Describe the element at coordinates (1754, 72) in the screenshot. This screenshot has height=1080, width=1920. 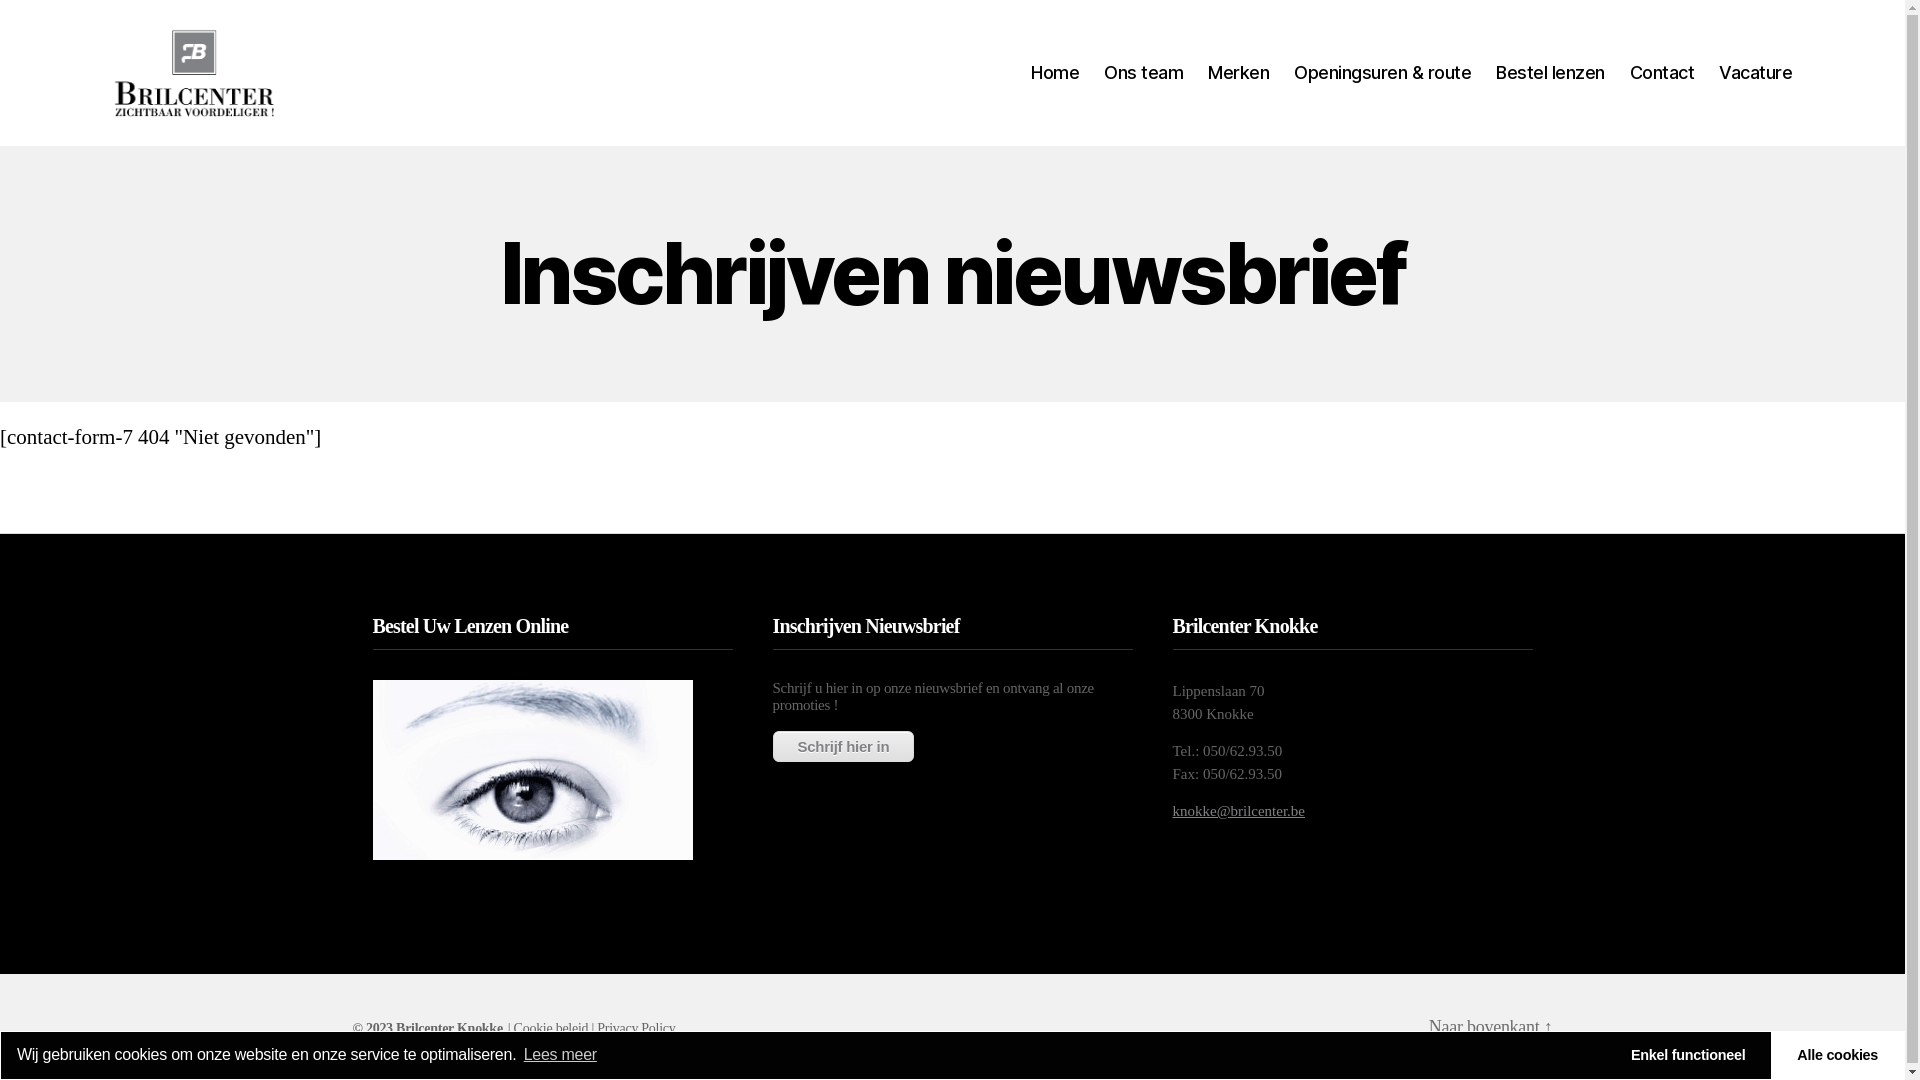
I see `'Vacature'` at that location.